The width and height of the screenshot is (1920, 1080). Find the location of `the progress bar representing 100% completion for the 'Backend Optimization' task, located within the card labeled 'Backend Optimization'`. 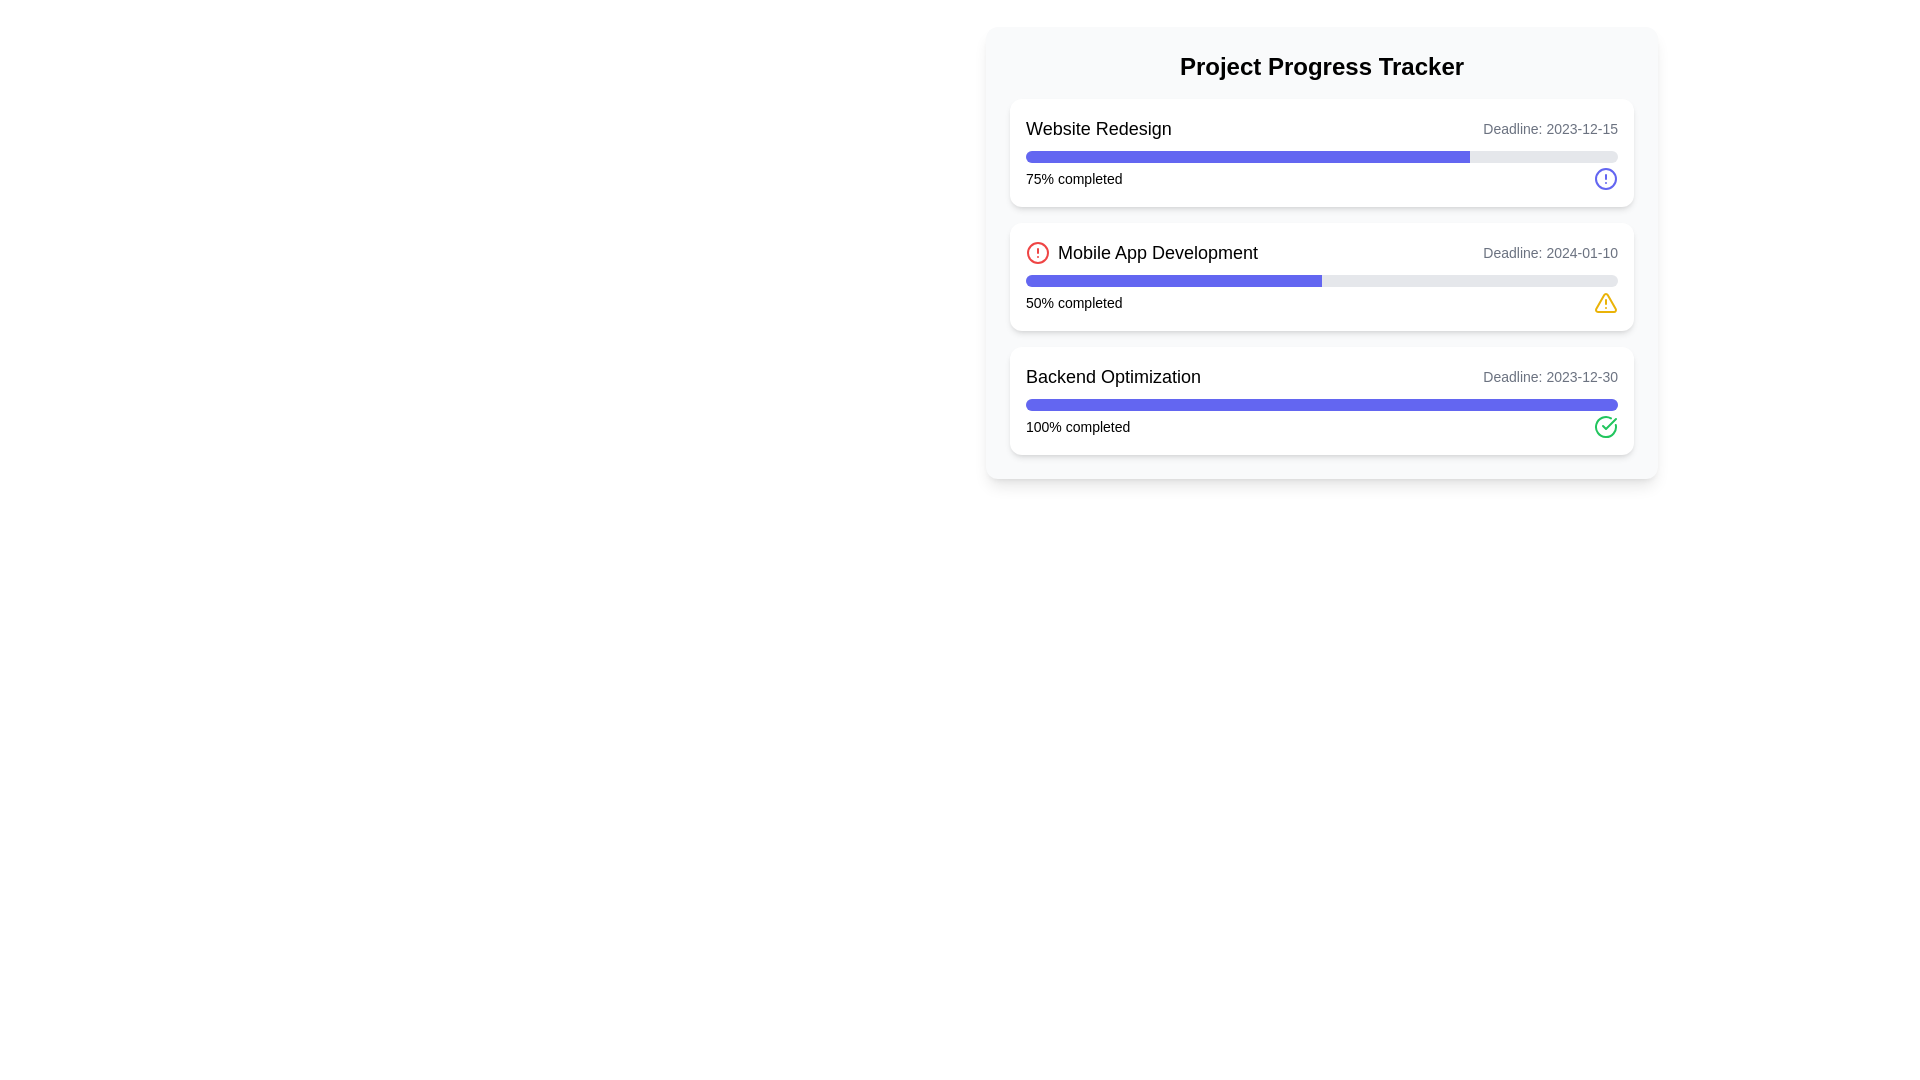

the progress bar representing 100% completion for the 'Backend Optimization' task, located within the card labeled 'Backend Optimization' is located at coordinates (1321, 405).